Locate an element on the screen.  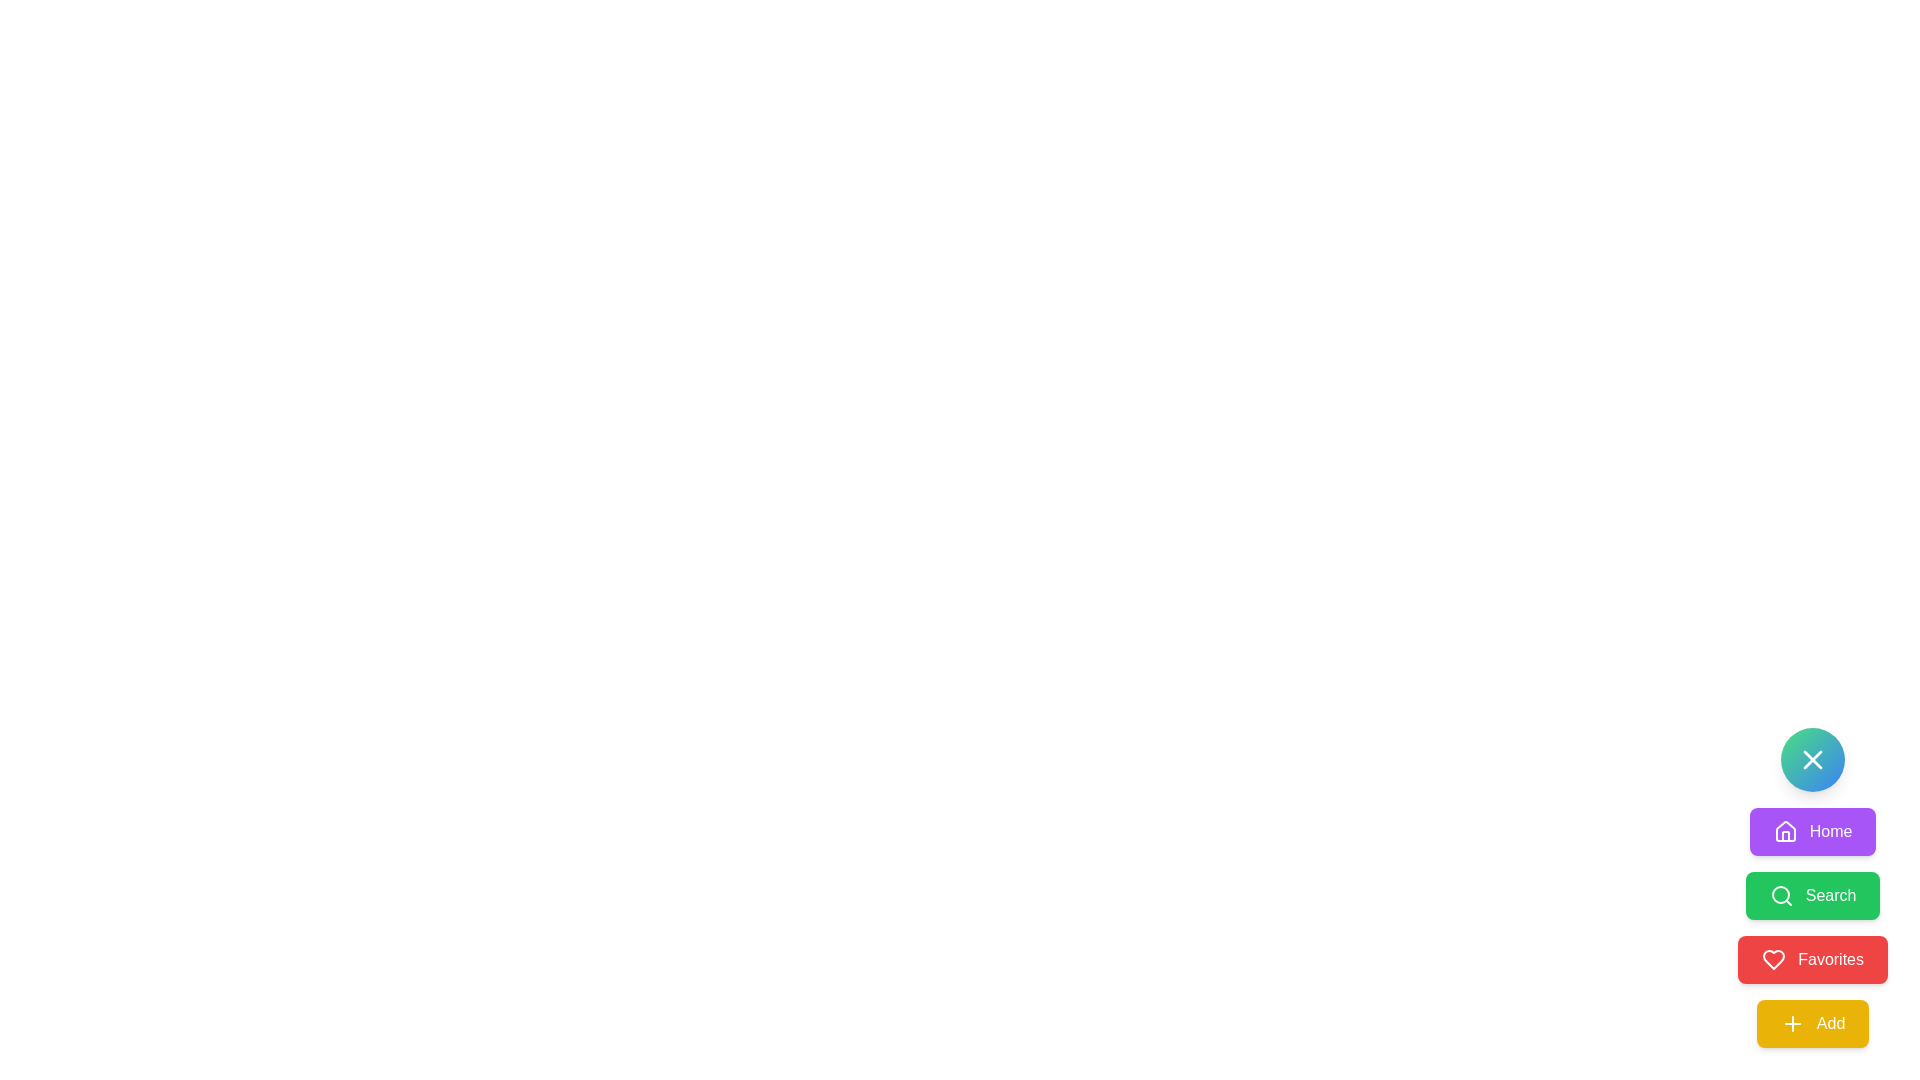
the close or cancel icon located at the top center of the circular button above the vertical collection of buttons labeled 'Home', 'Search', 'Favorites', and 'Add' is located at coordinates (1813, 759).